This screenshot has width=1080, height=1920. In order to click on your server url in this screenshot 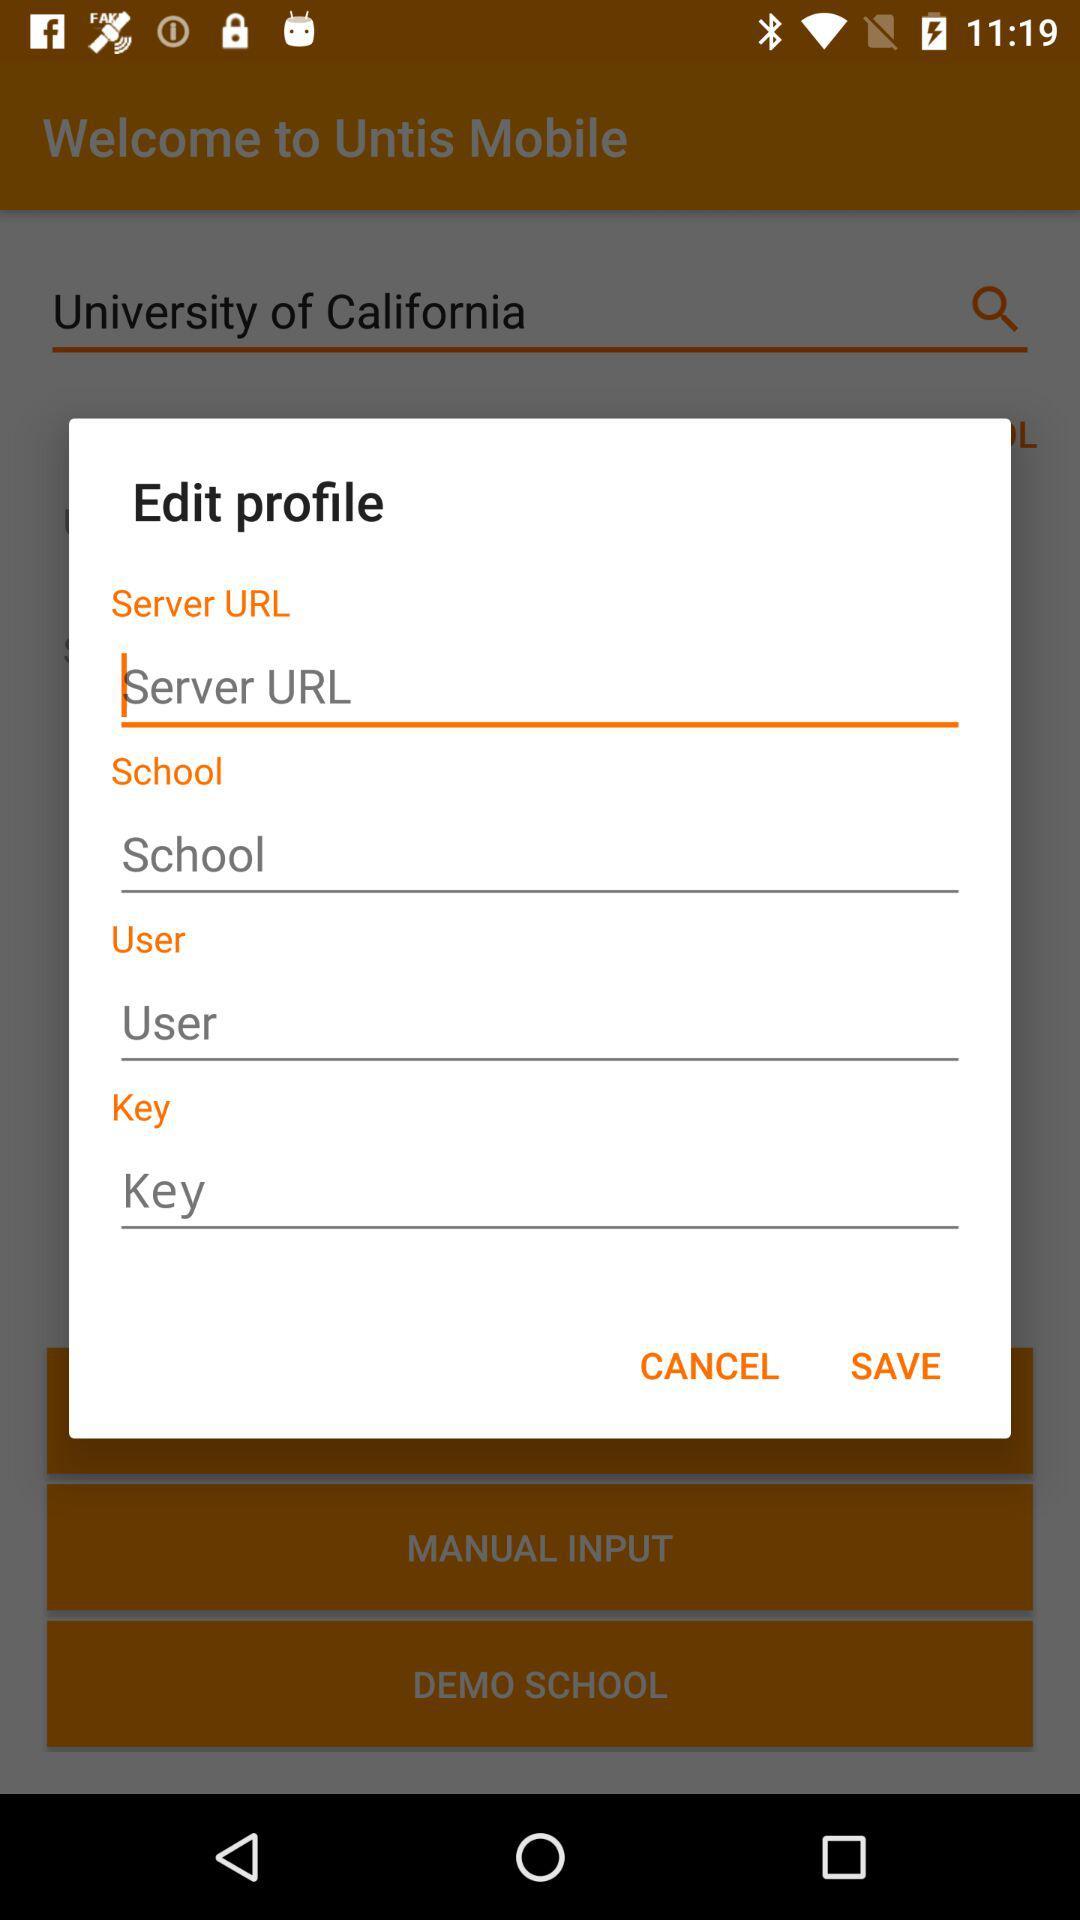, I will do `click(540, 686)`.